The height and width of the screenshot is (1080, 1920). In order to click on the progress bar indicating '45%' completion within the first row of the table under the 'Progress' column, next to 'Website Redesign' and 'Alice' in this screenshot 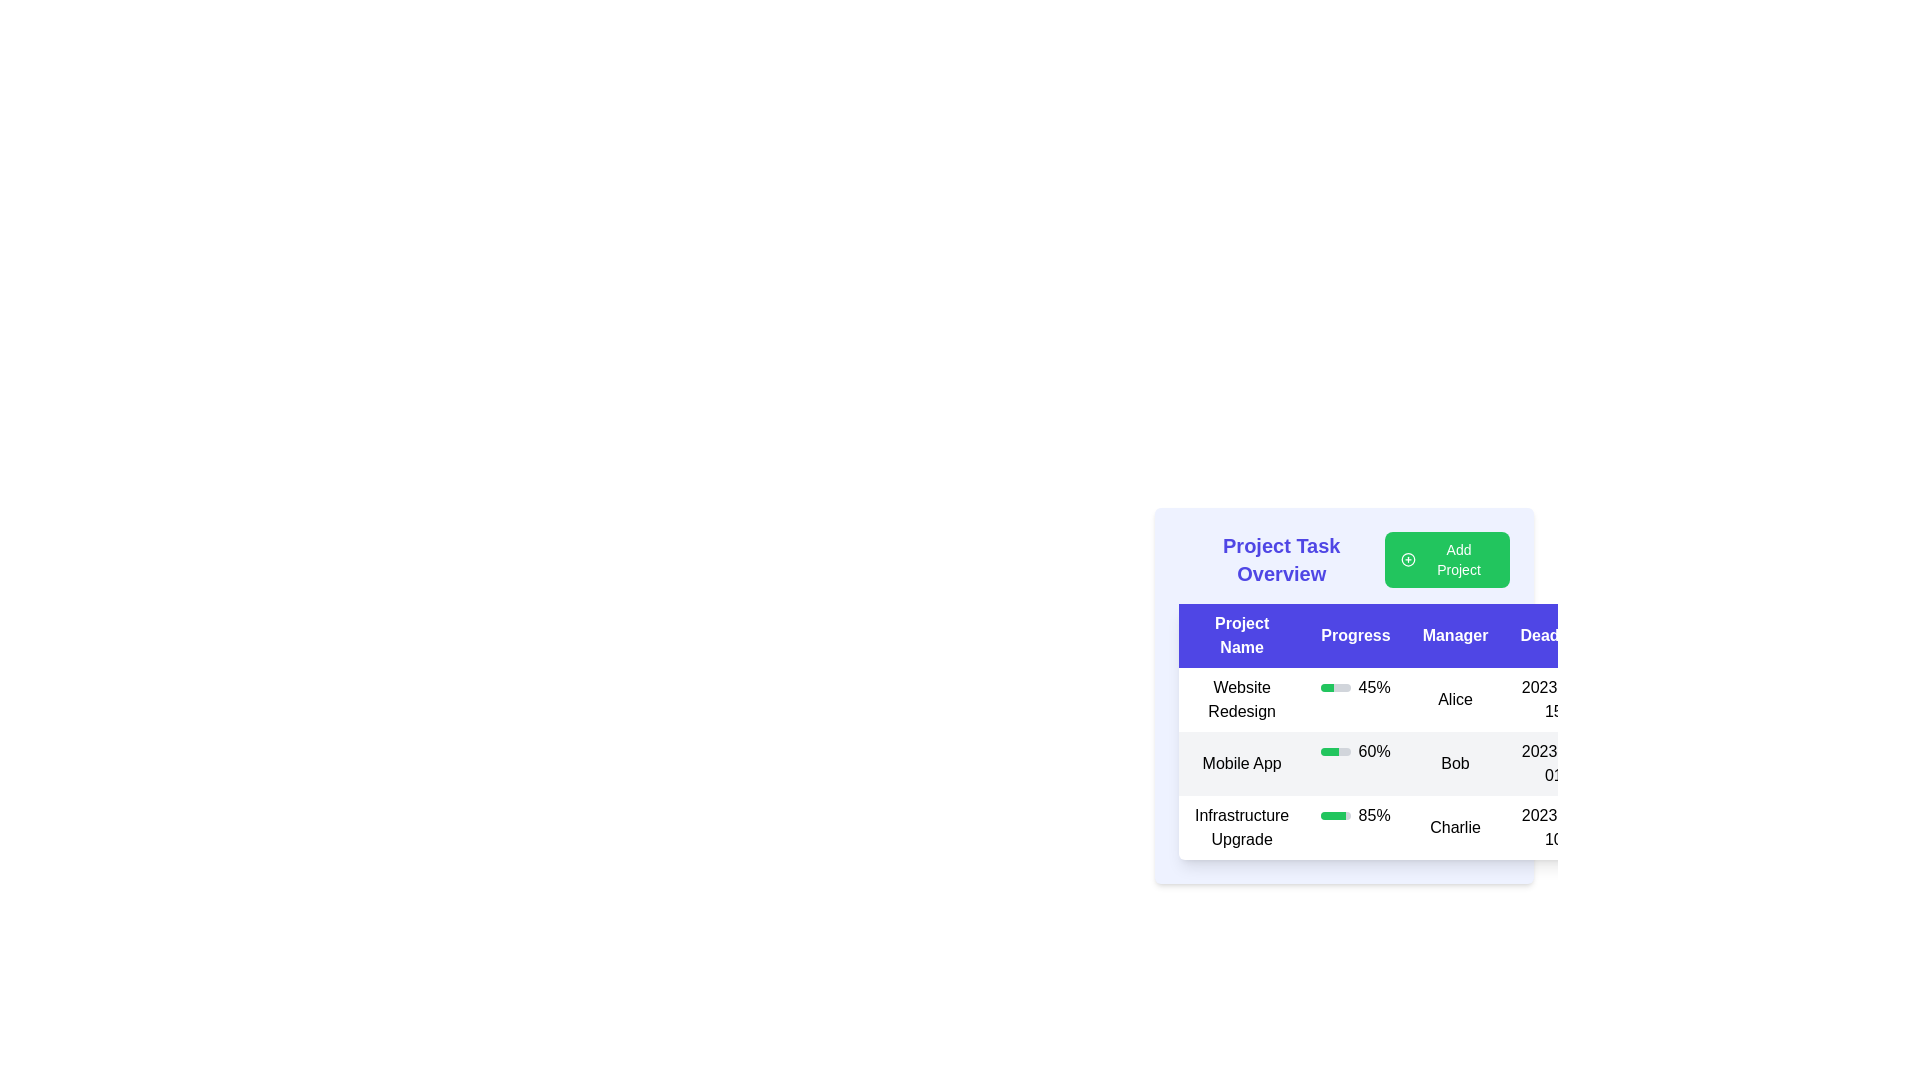, I will do `click(1344, 694)`.